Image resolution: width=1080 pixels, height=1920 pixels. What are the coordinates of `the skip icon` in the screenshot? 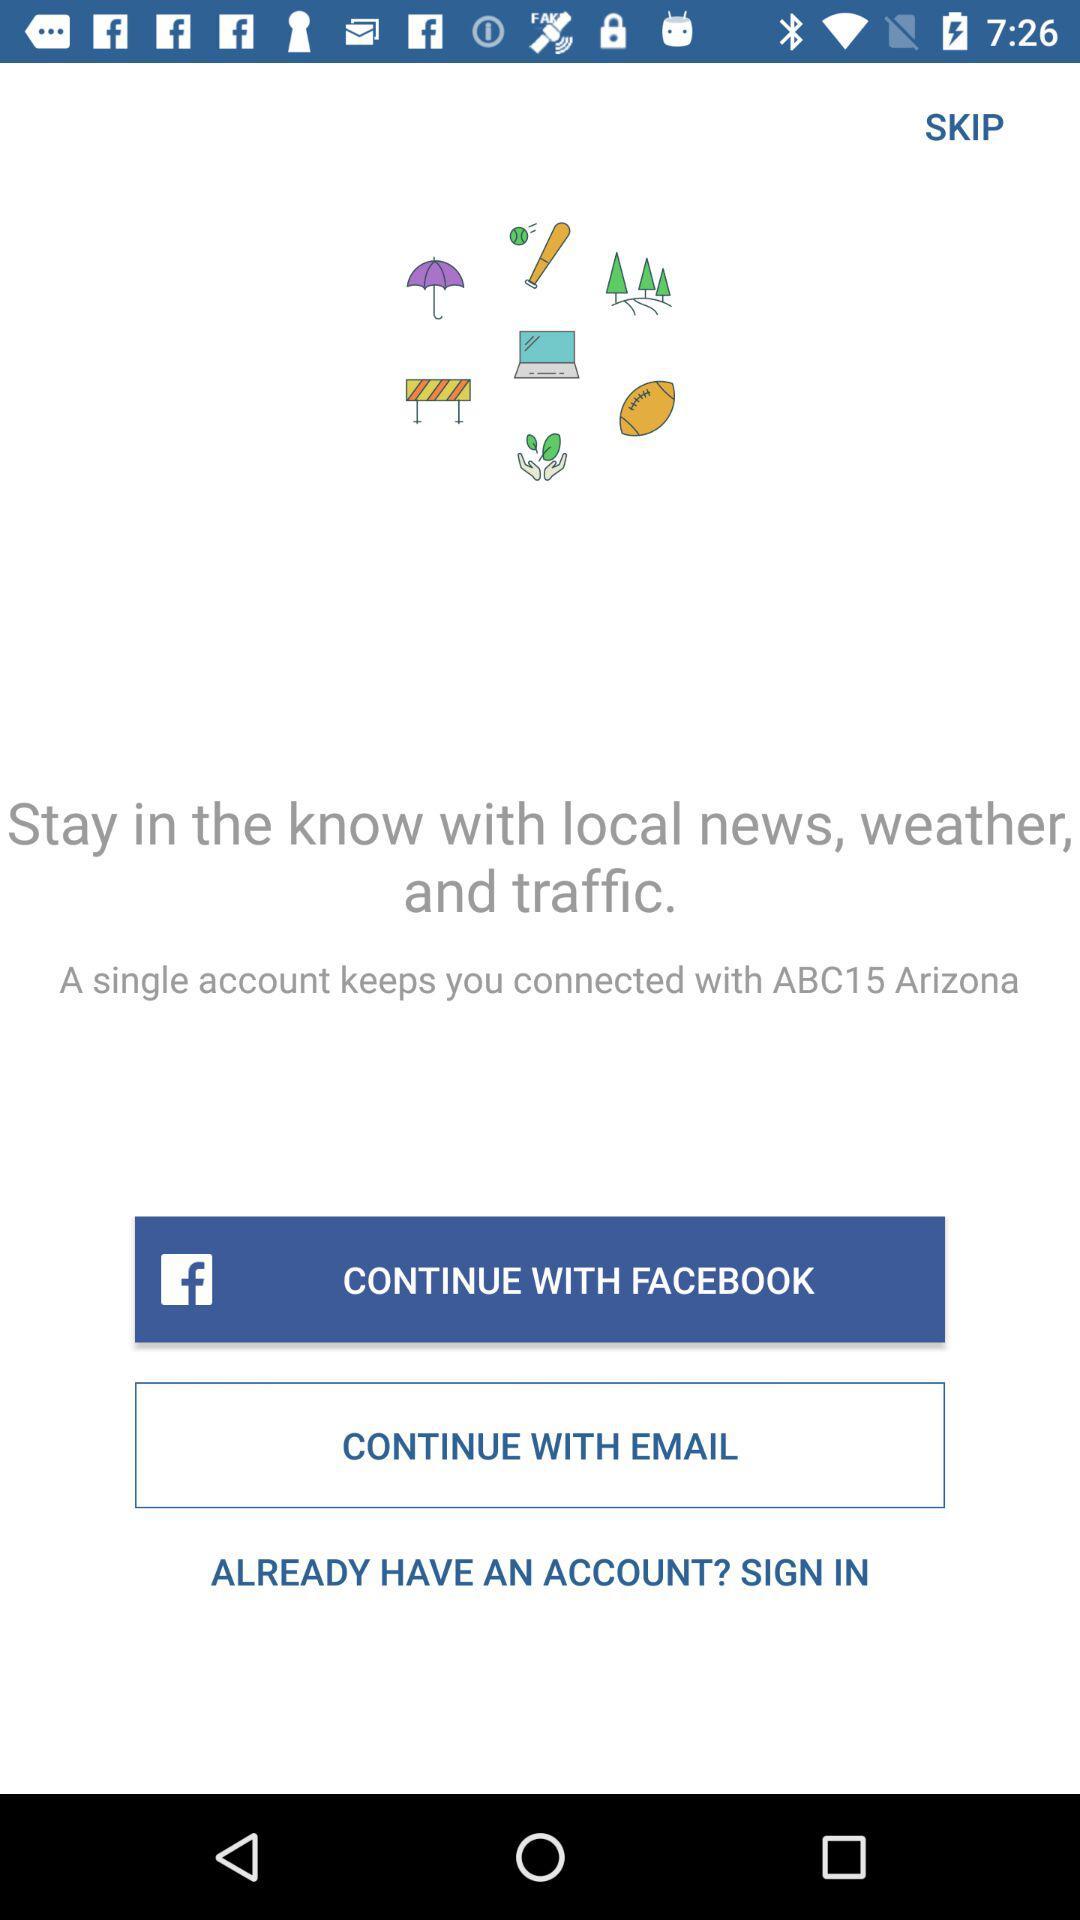 It's located at (963, 124).